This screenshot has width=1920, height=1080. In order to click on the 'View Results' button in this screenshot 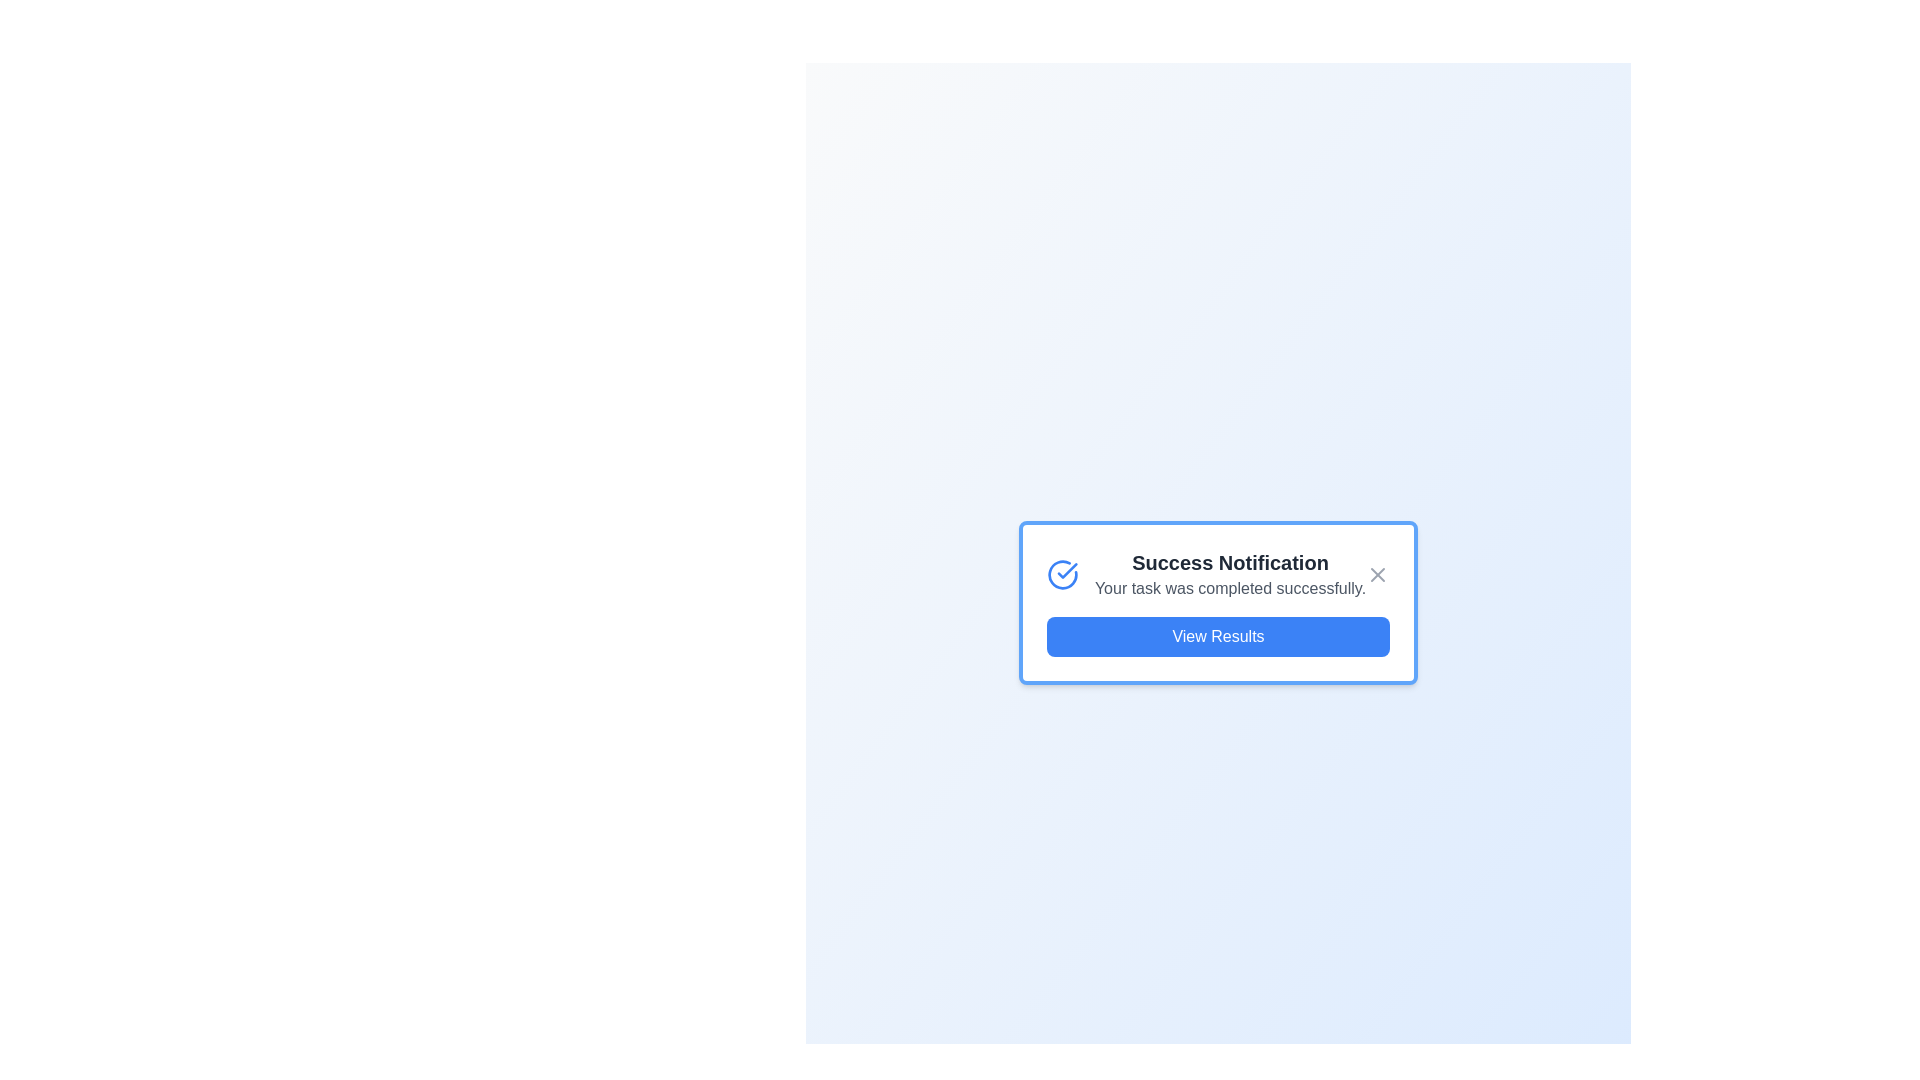, I will do `click(1217, 636)`.